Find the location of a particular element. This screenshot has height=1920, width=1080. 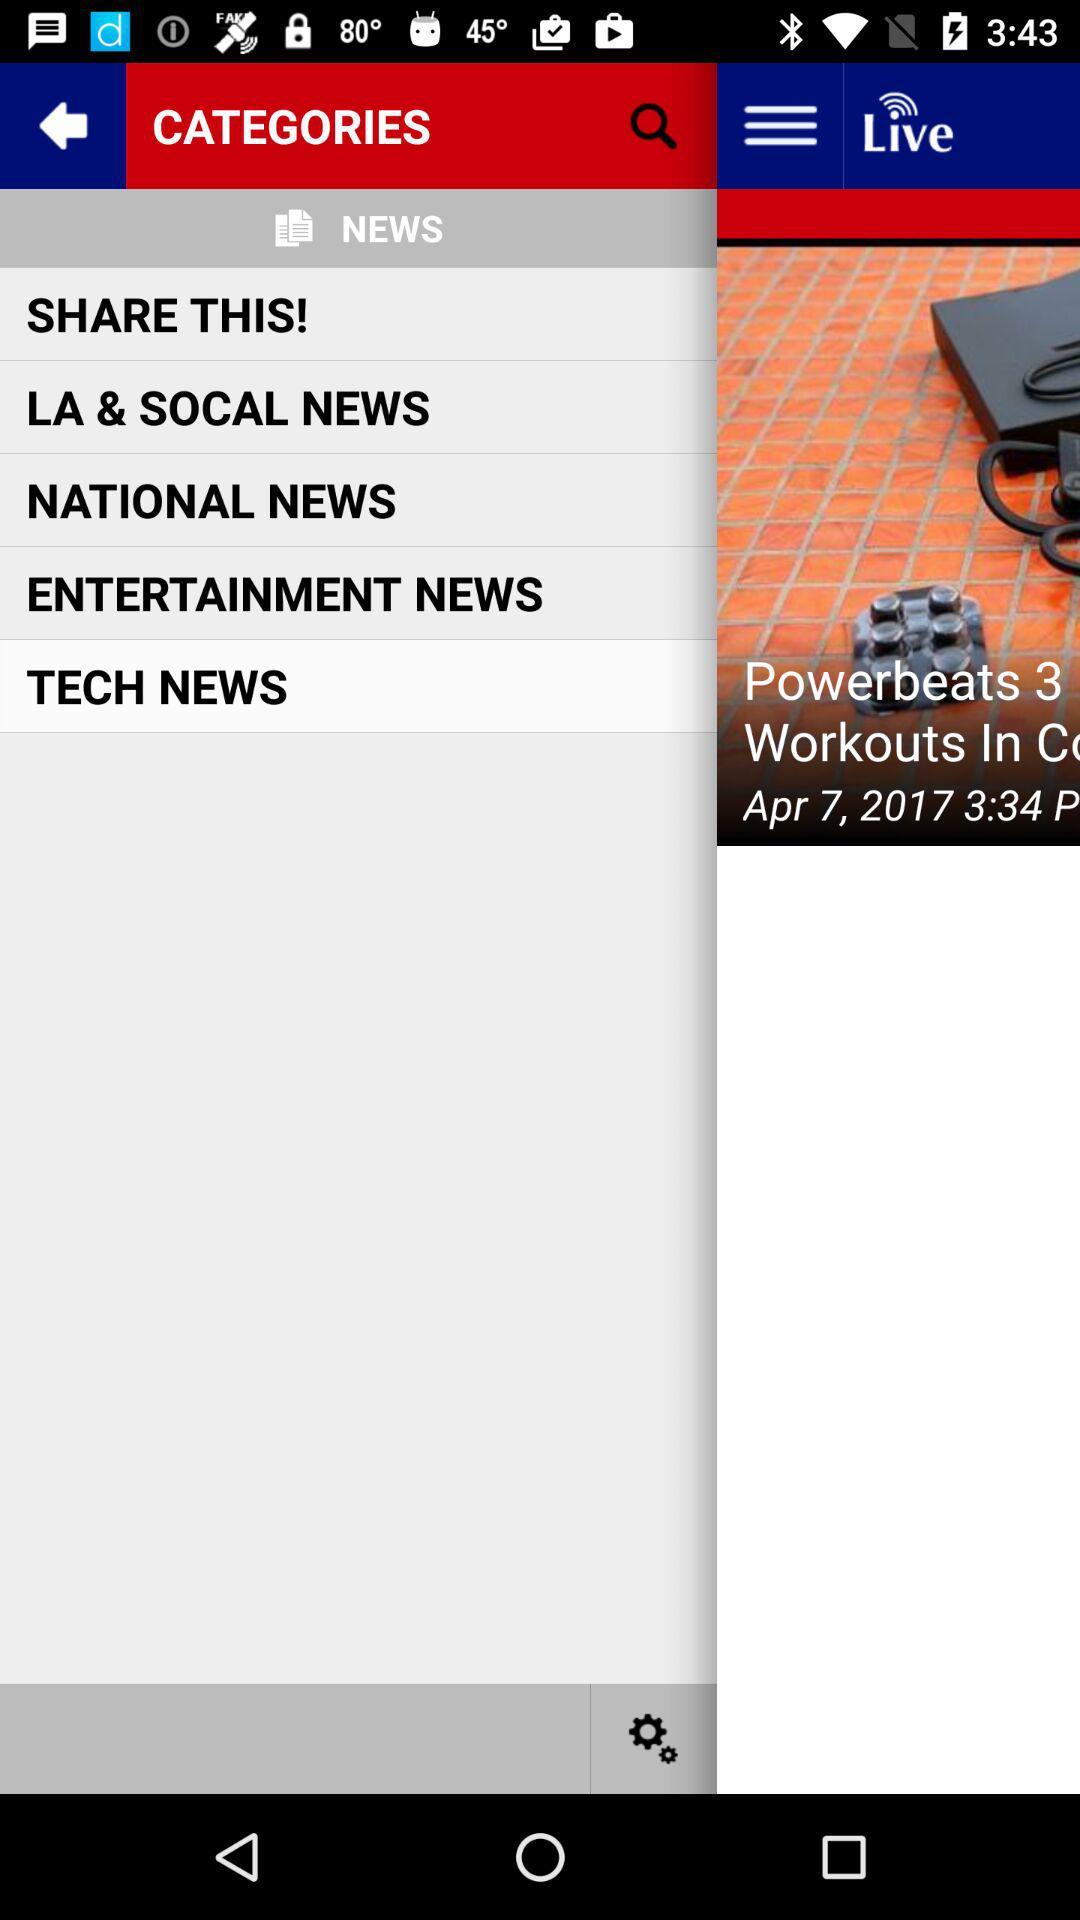

the item on the left is located at coordinates (156, 685).